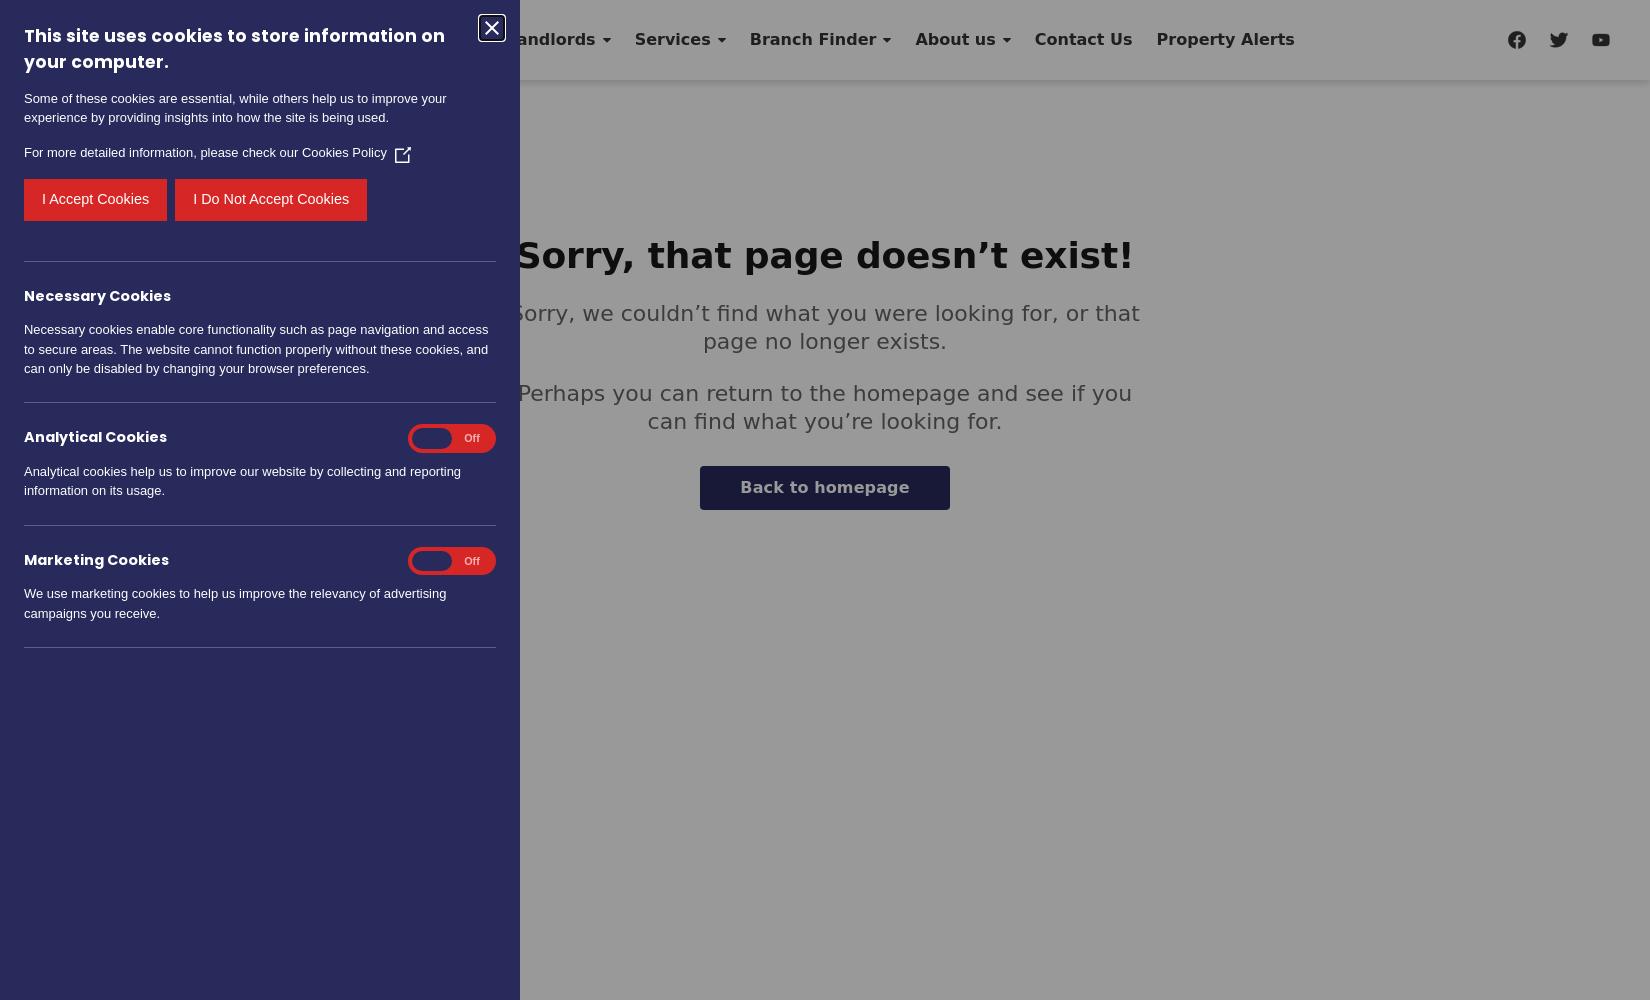 This screenshot has height=1000, width=1650. I want to click on 'Services', so click(632, 39).